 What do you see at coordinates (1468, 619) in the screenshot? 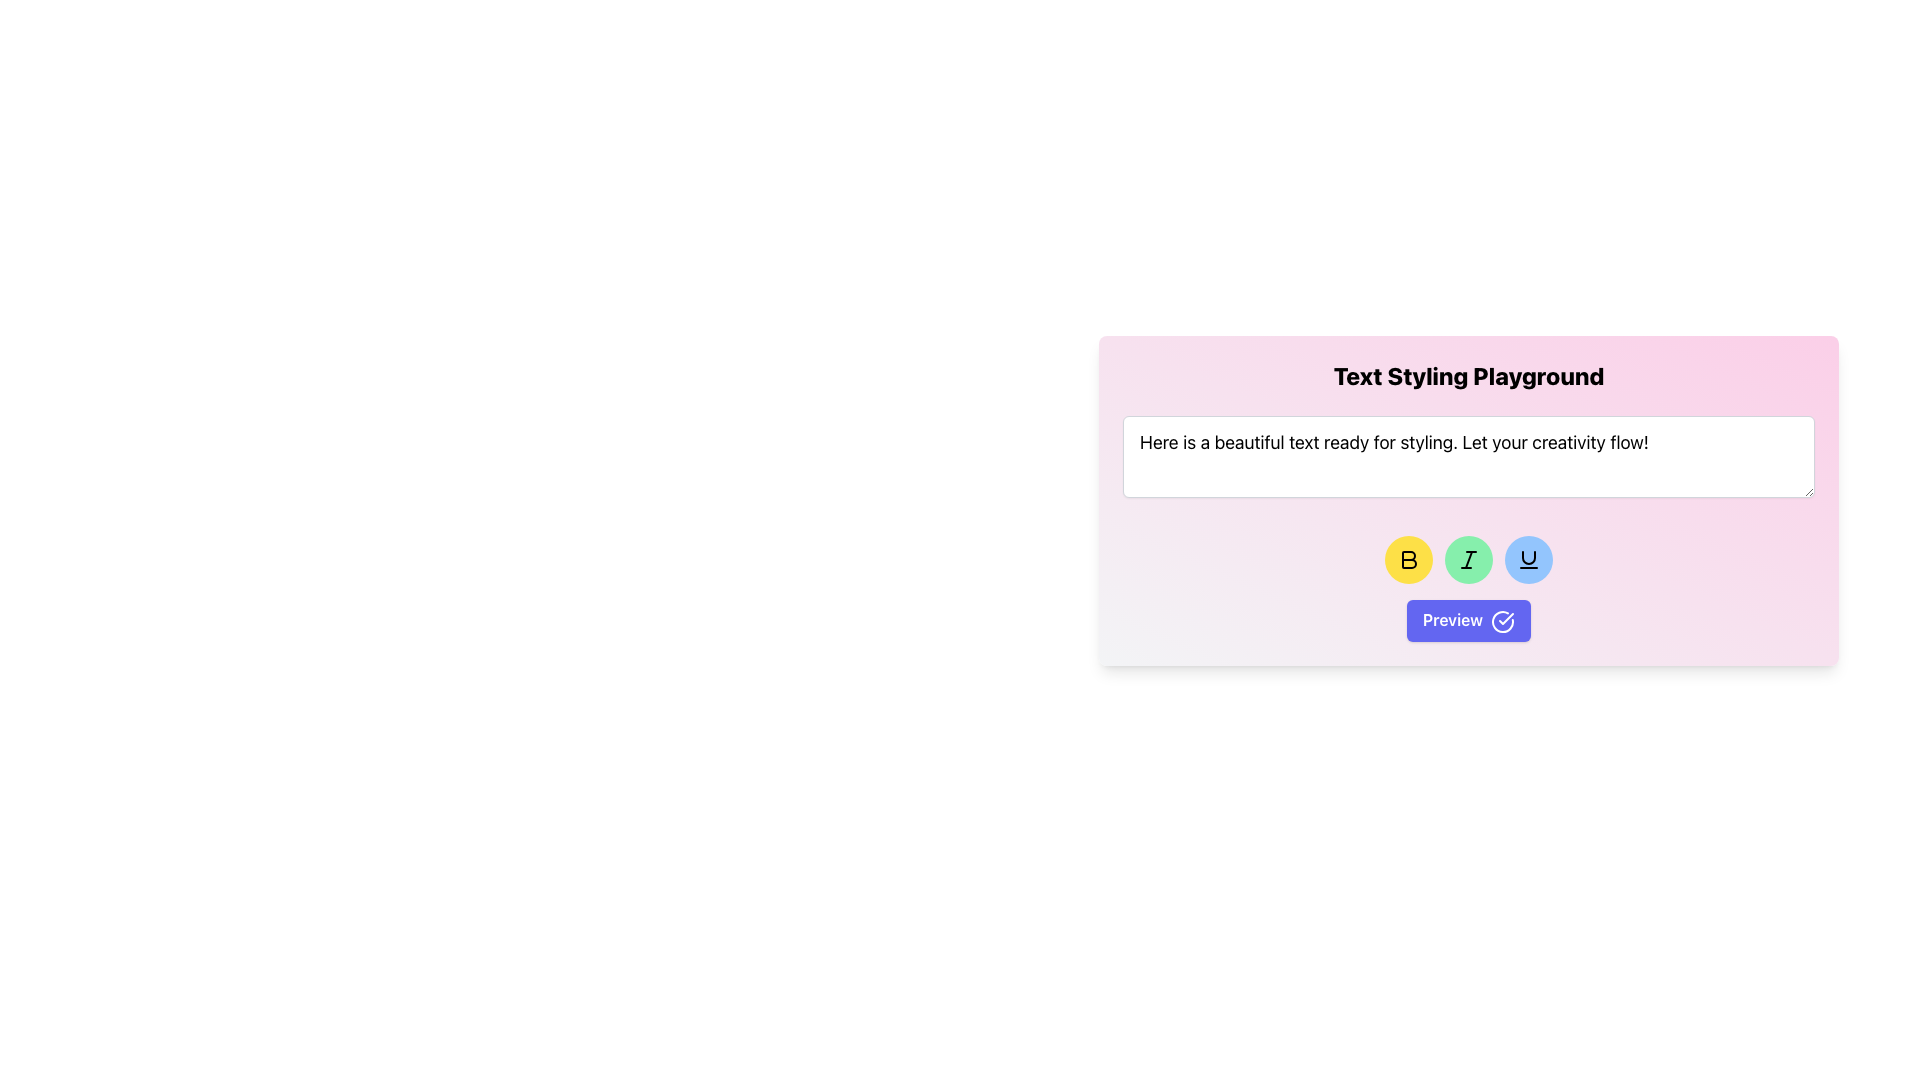
I see `the preview button located at the lower center of the pink box labeled 'Text Styling Playground'` at bounding box center [1468, 619].